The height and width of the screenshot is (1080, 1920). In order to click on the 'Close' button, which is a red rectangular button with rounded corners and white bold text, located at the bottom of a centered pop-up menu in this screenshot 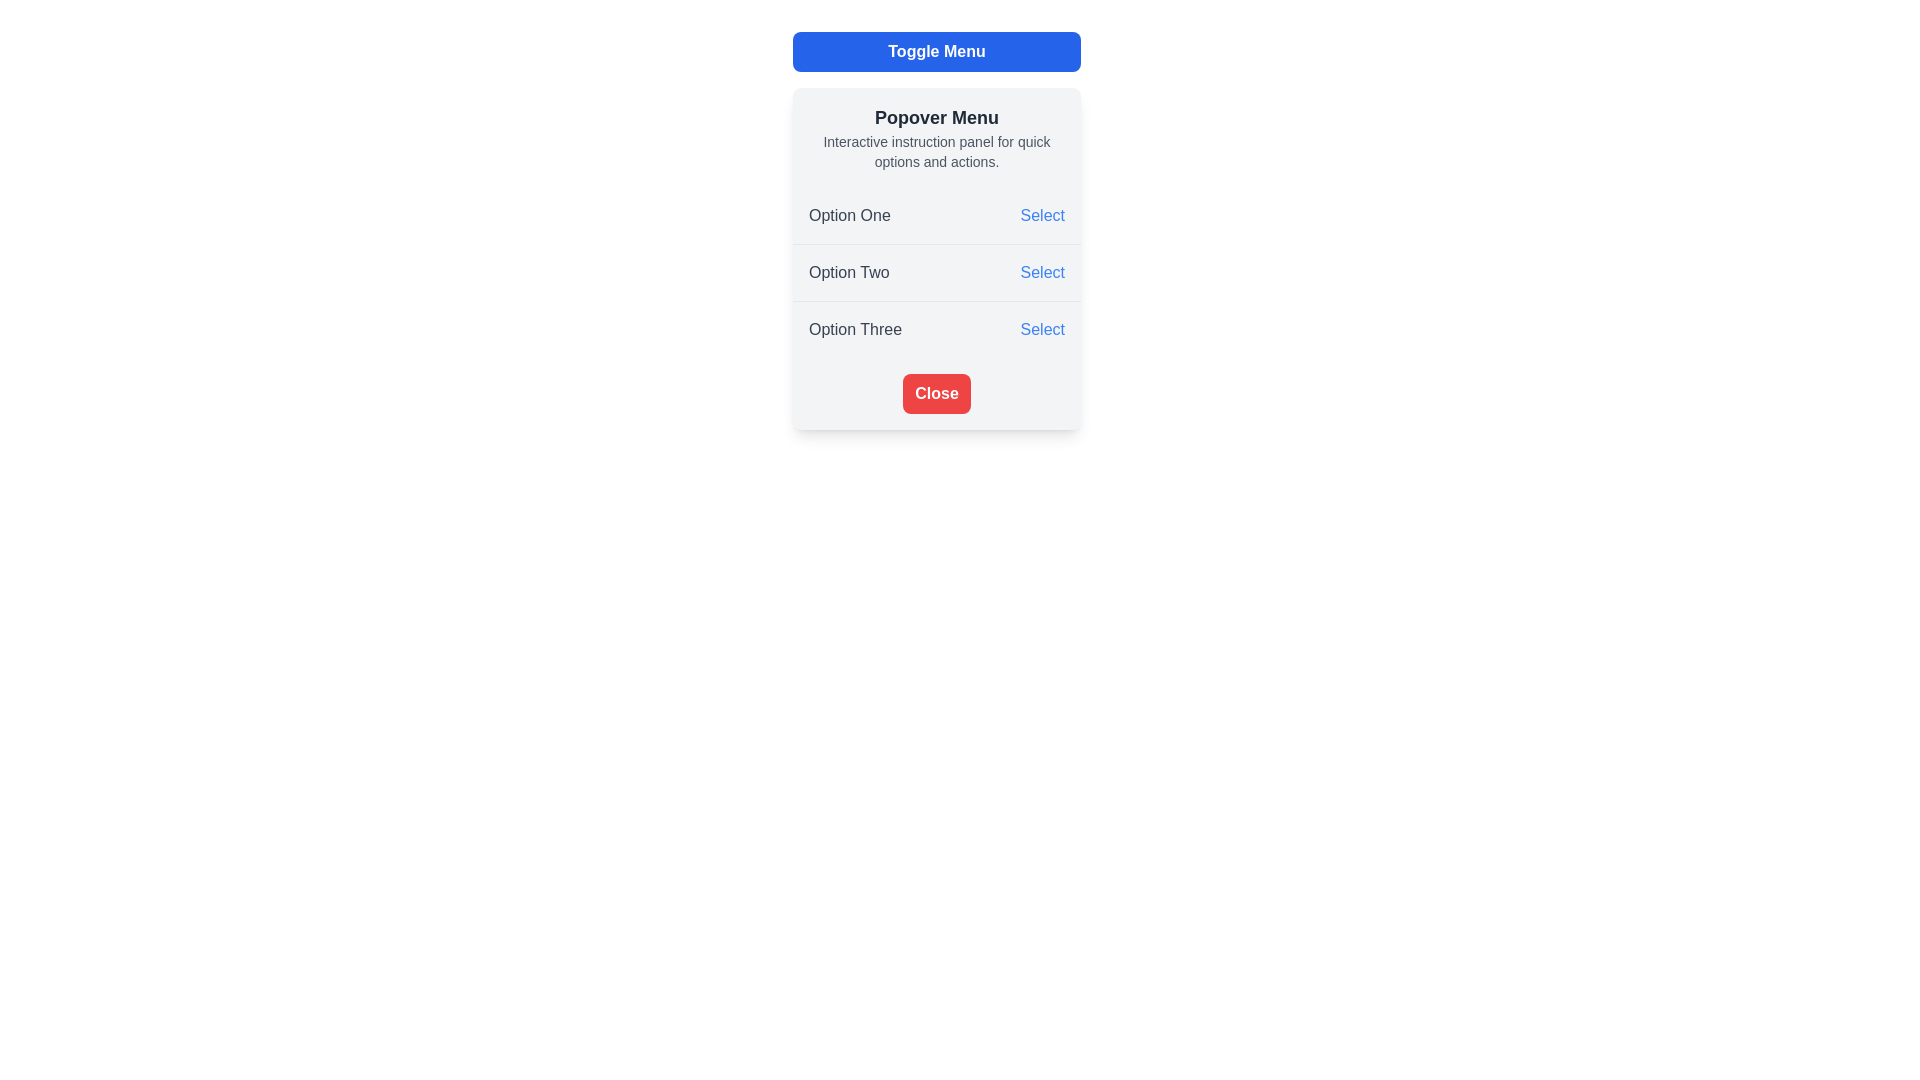, I will do `click(935, 393)`.